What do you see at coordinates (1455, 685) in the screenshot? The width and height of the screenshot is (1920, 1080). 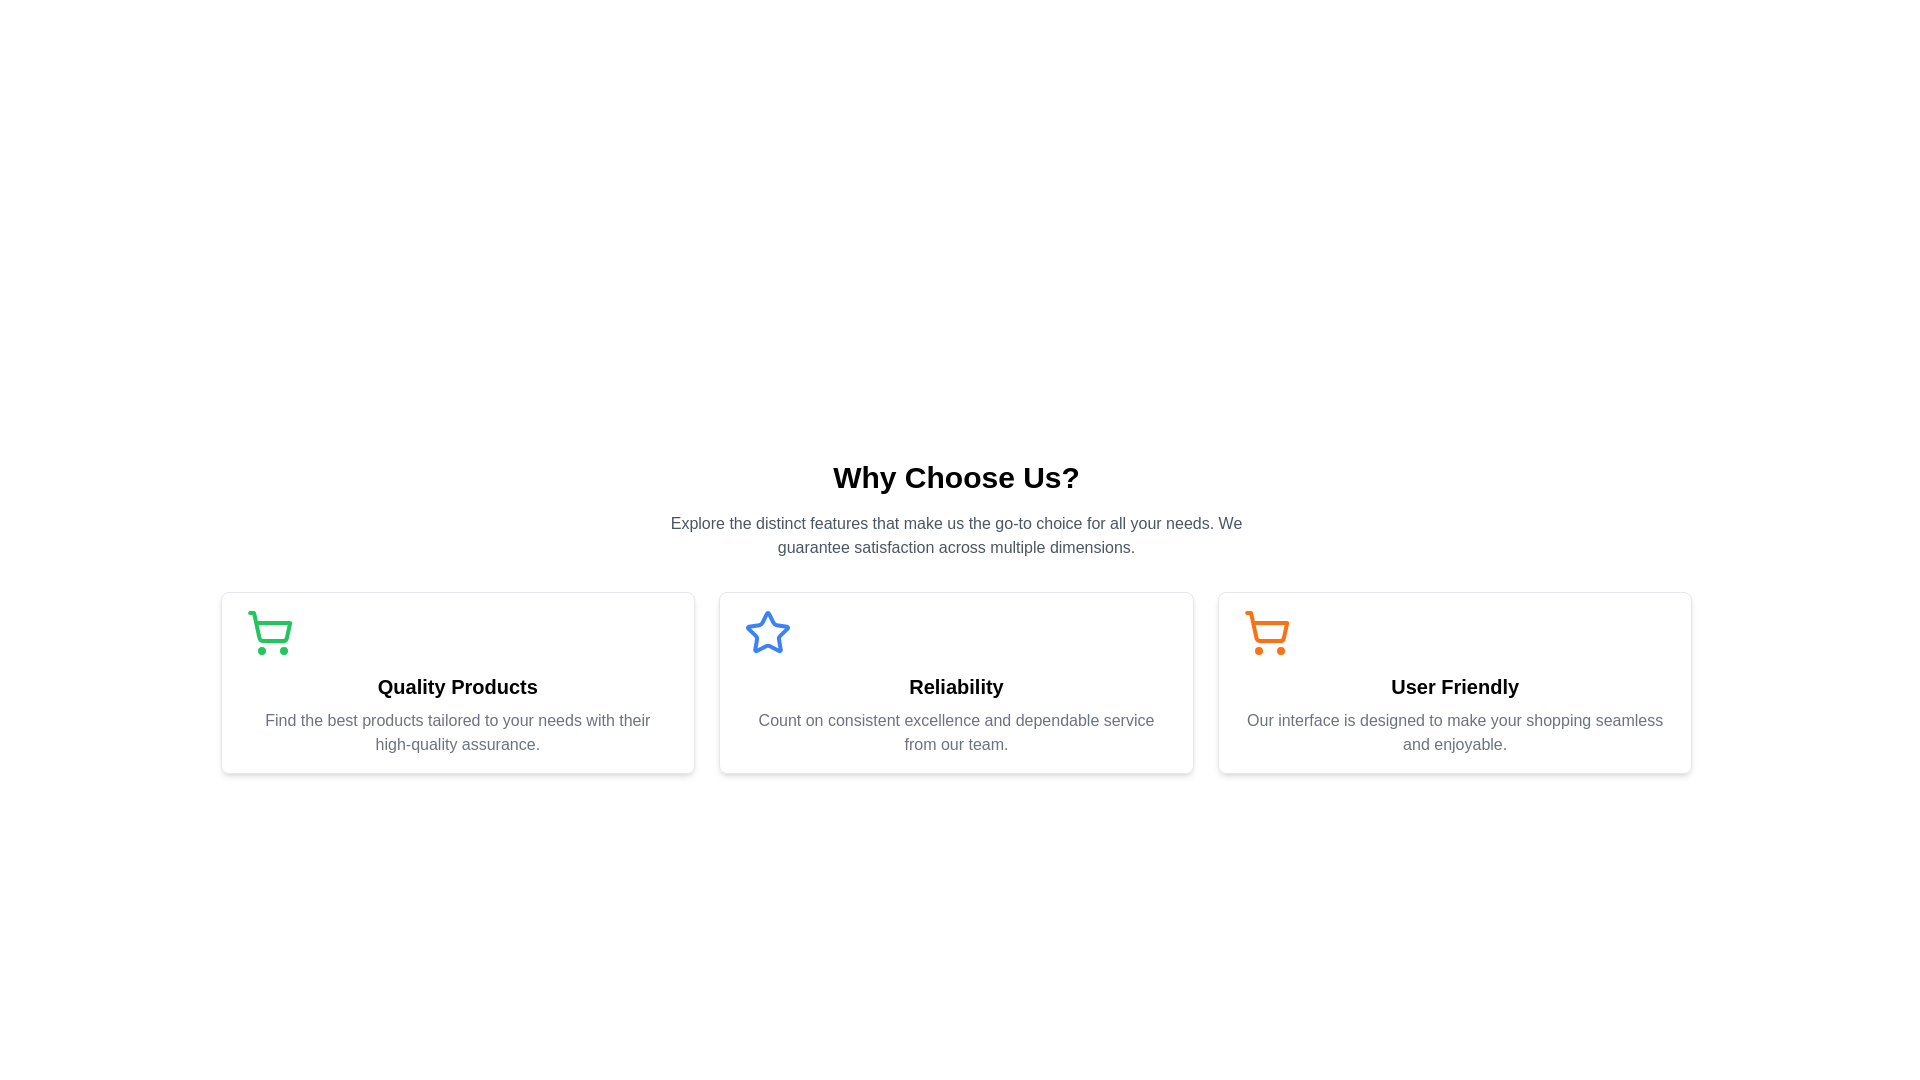 I see `the heading text element located in the lower section of the third card from the left, just above the descriptive text` at bounding box center [1455, 685].